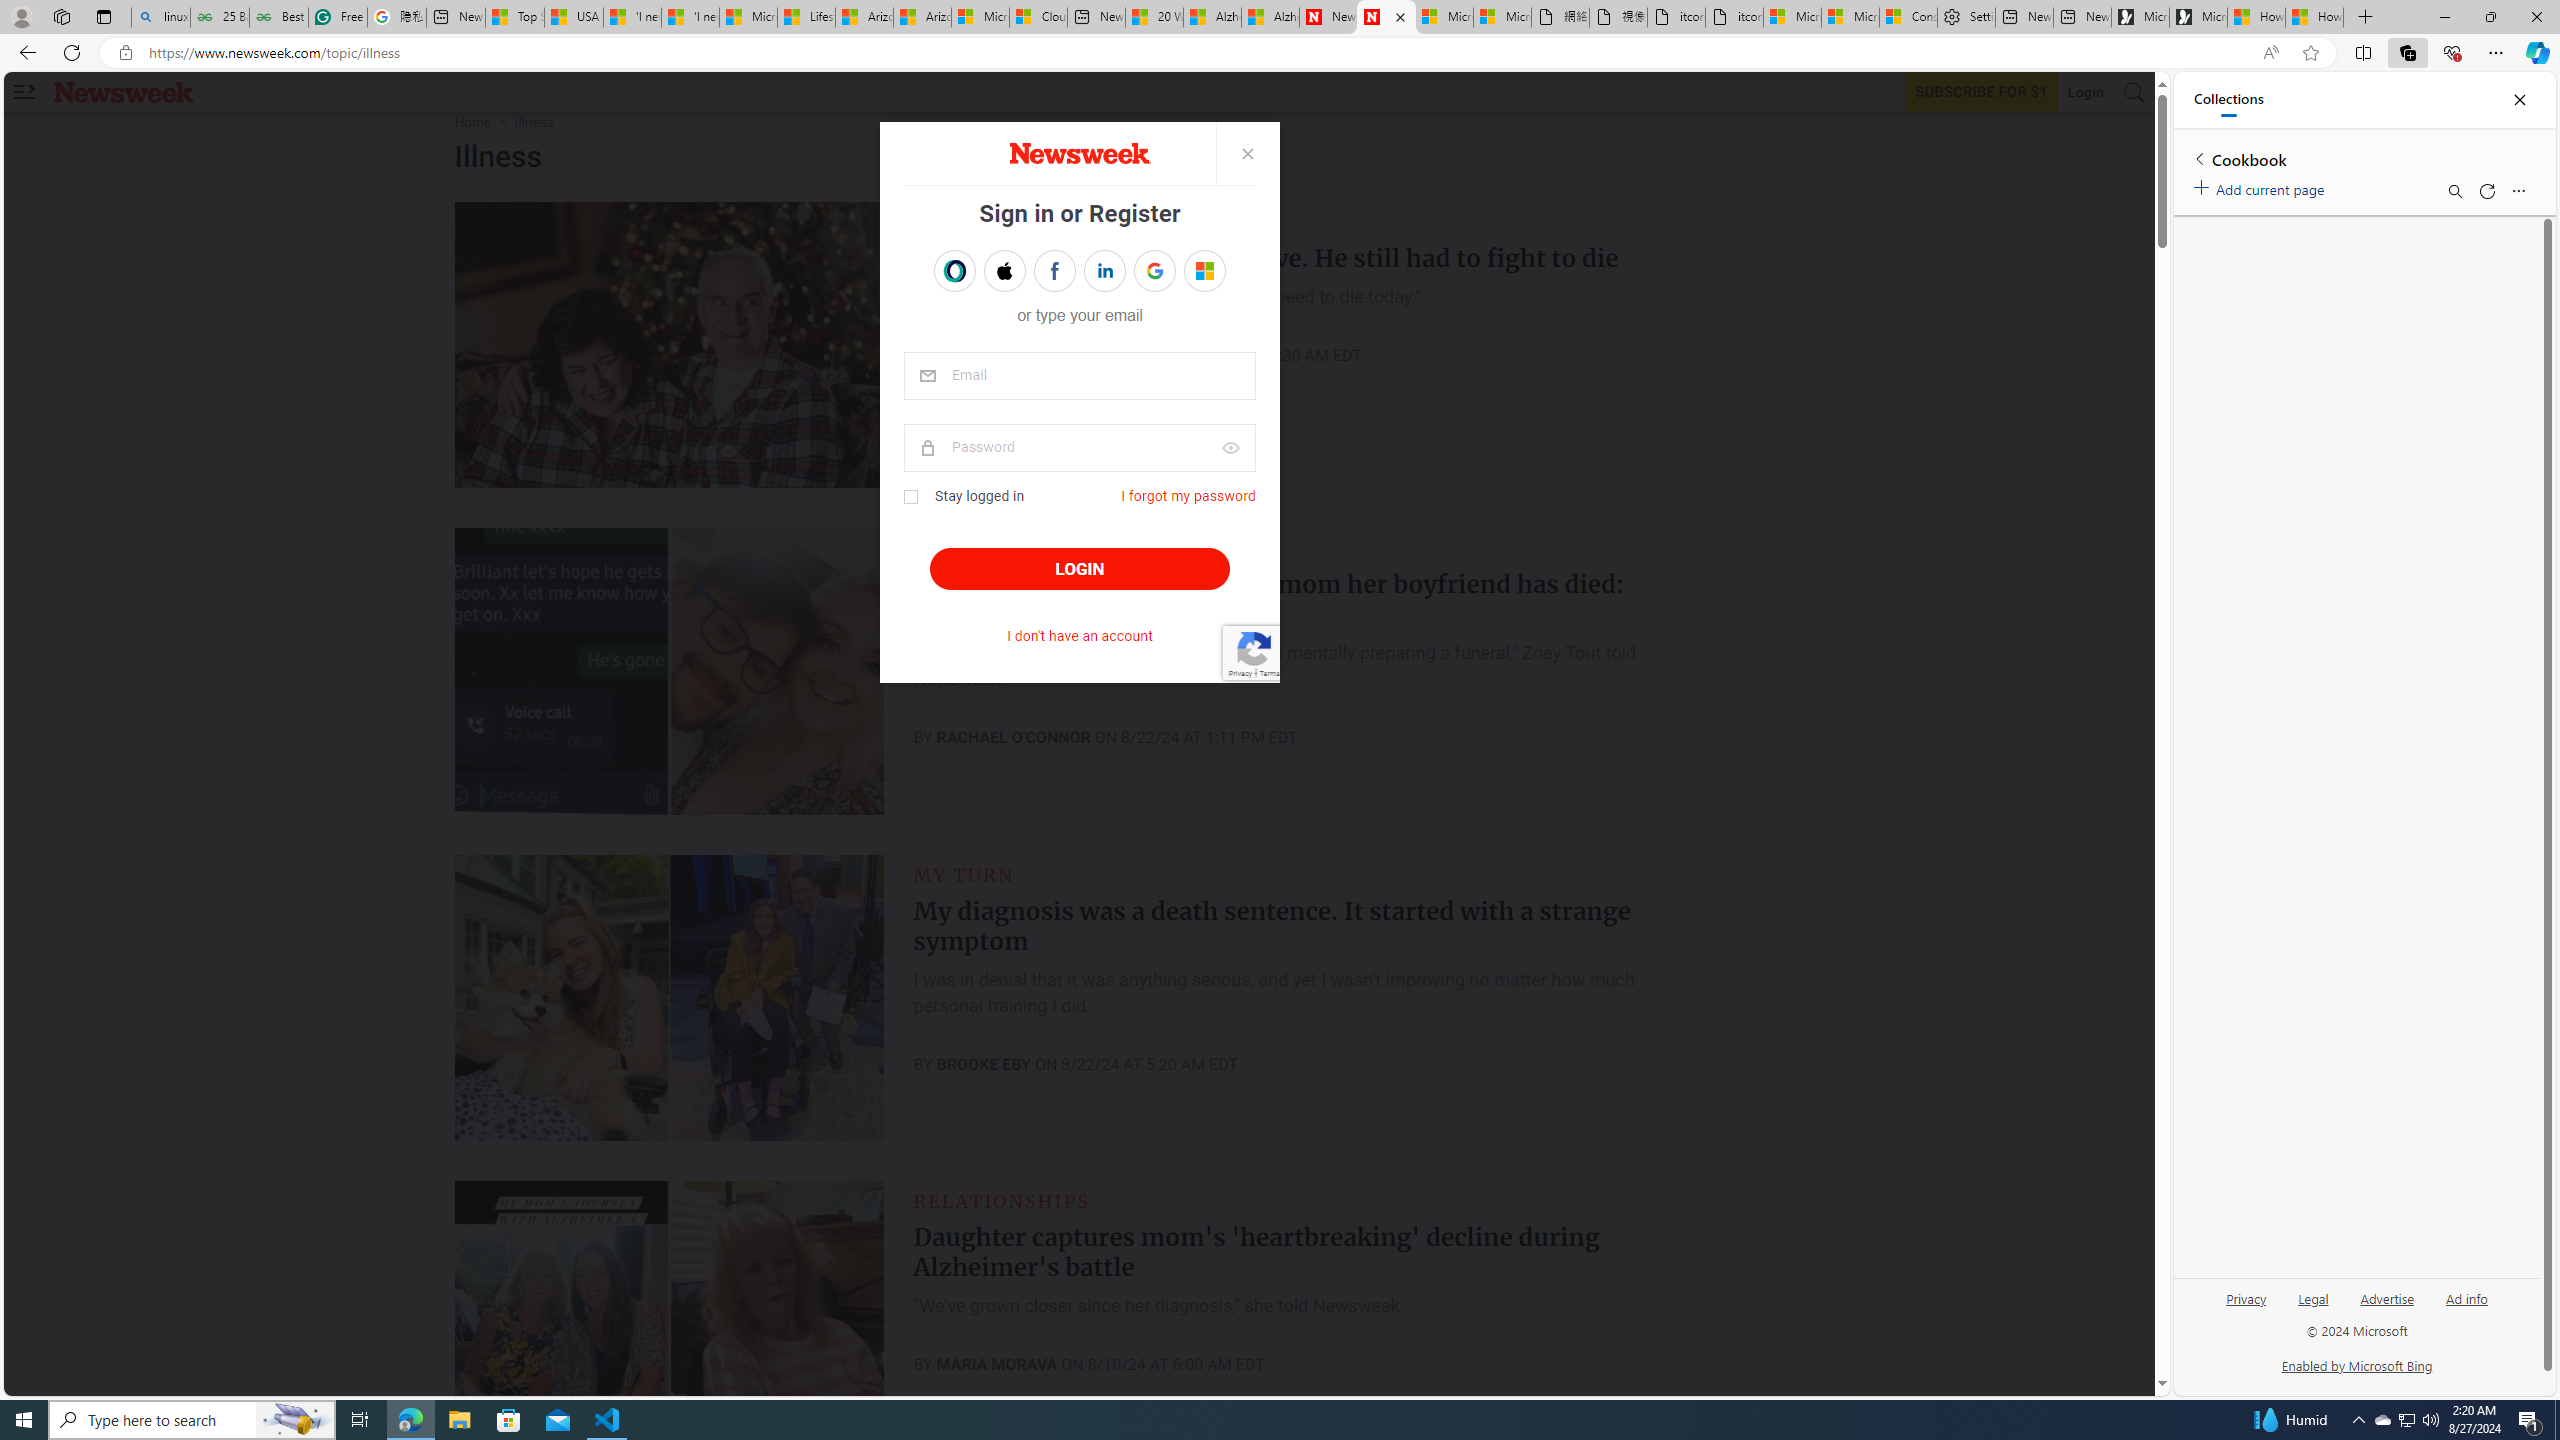 The image size is (2560, 1440). Describe the element at coordinates (2246, 1298) in the screenshot. I see `'Privacy'` at that location.